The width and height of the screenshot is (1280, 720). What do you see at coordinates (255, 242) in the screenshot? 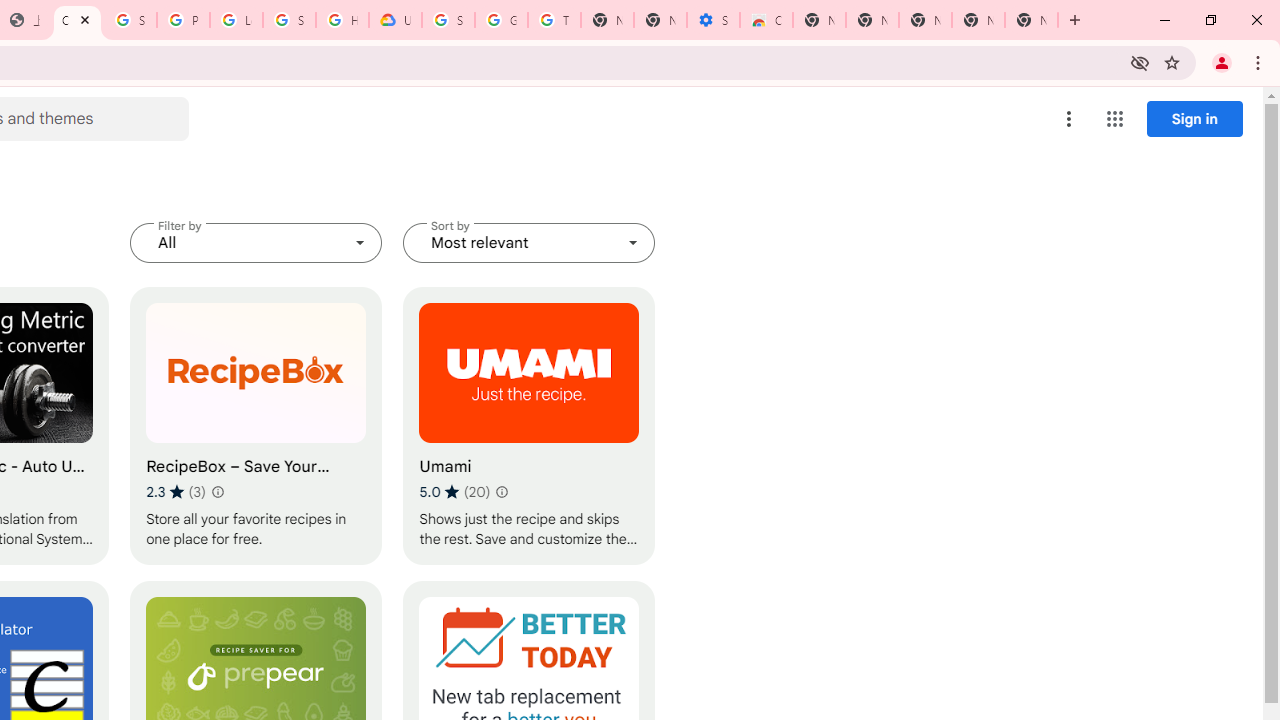
I see `'Filter by All'` at bounding box center [255, 242].